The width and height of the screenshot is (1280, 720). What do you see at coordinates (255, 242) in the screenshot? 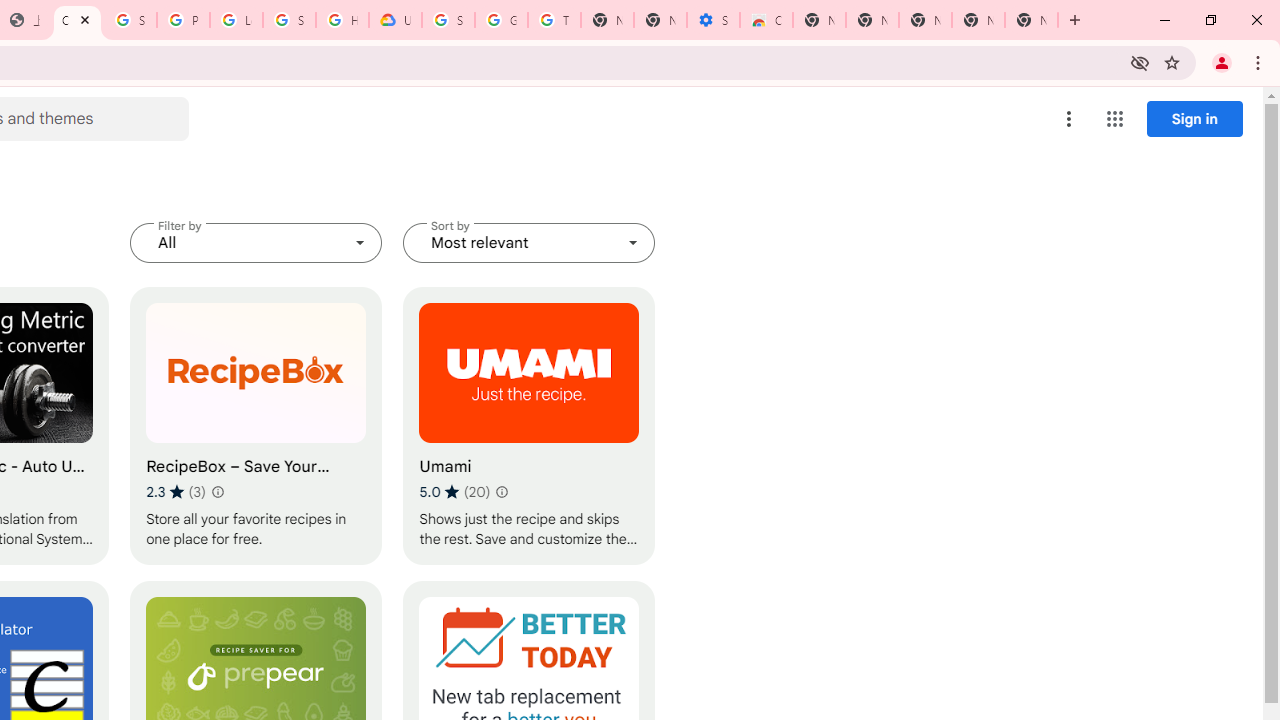
I see `'Filter by All'` at bounding box center [255, 242].